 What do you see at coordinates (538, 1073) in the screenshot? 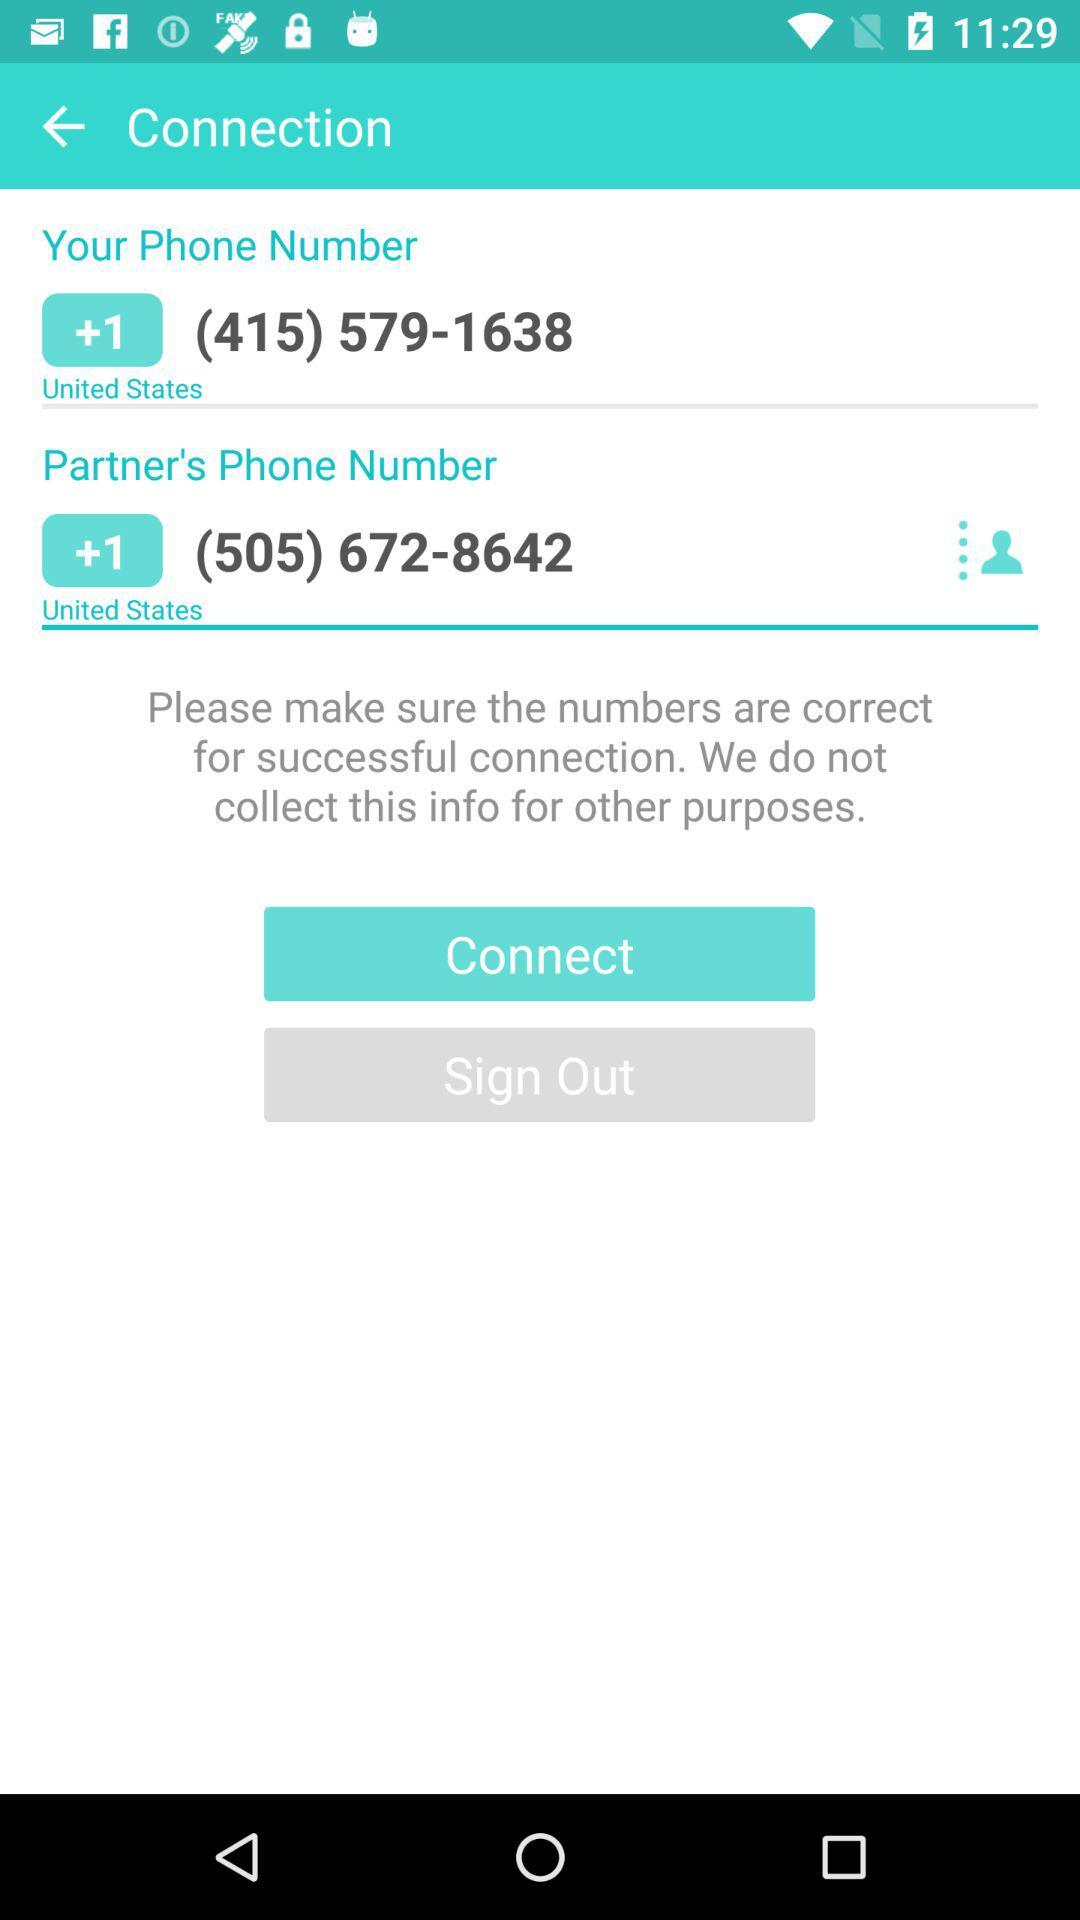
I see `sign out` at bounding box center [538, 1073].